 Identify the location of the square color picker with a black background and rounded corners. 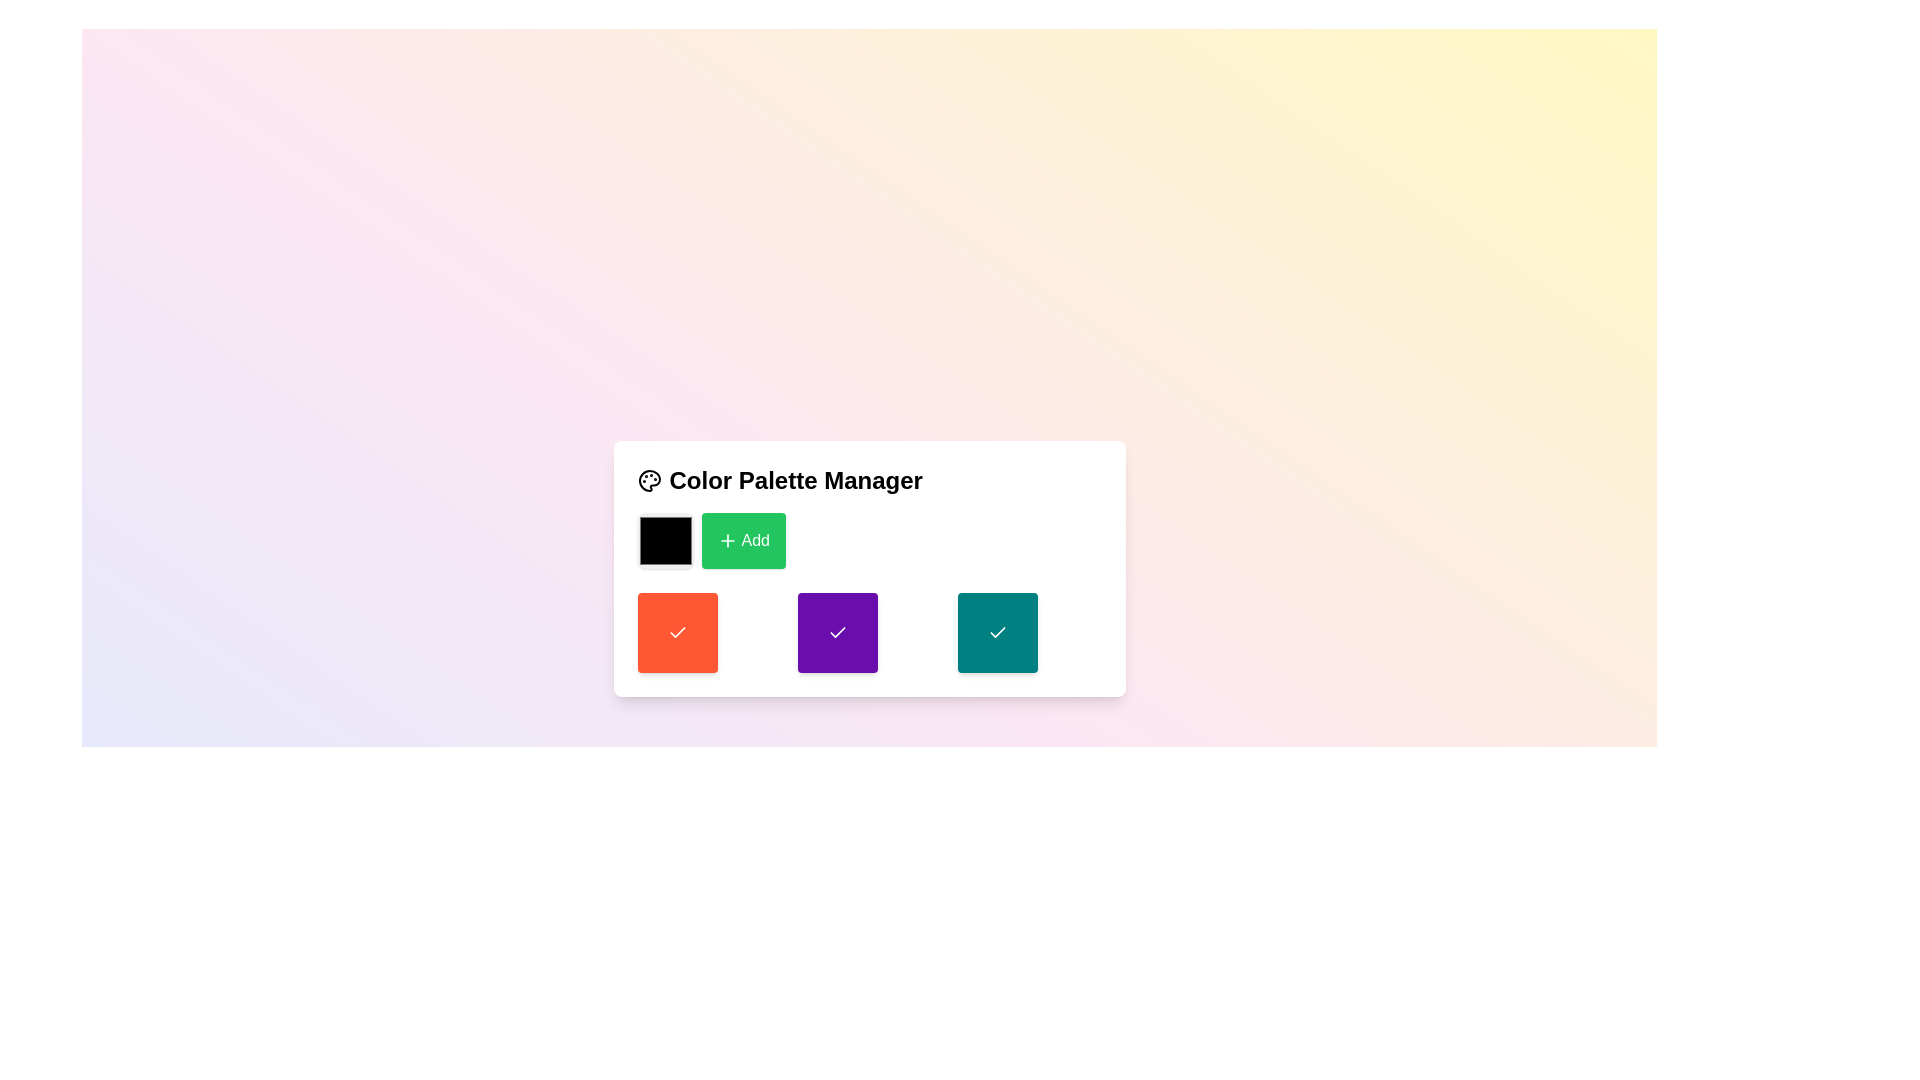
(665, 540).